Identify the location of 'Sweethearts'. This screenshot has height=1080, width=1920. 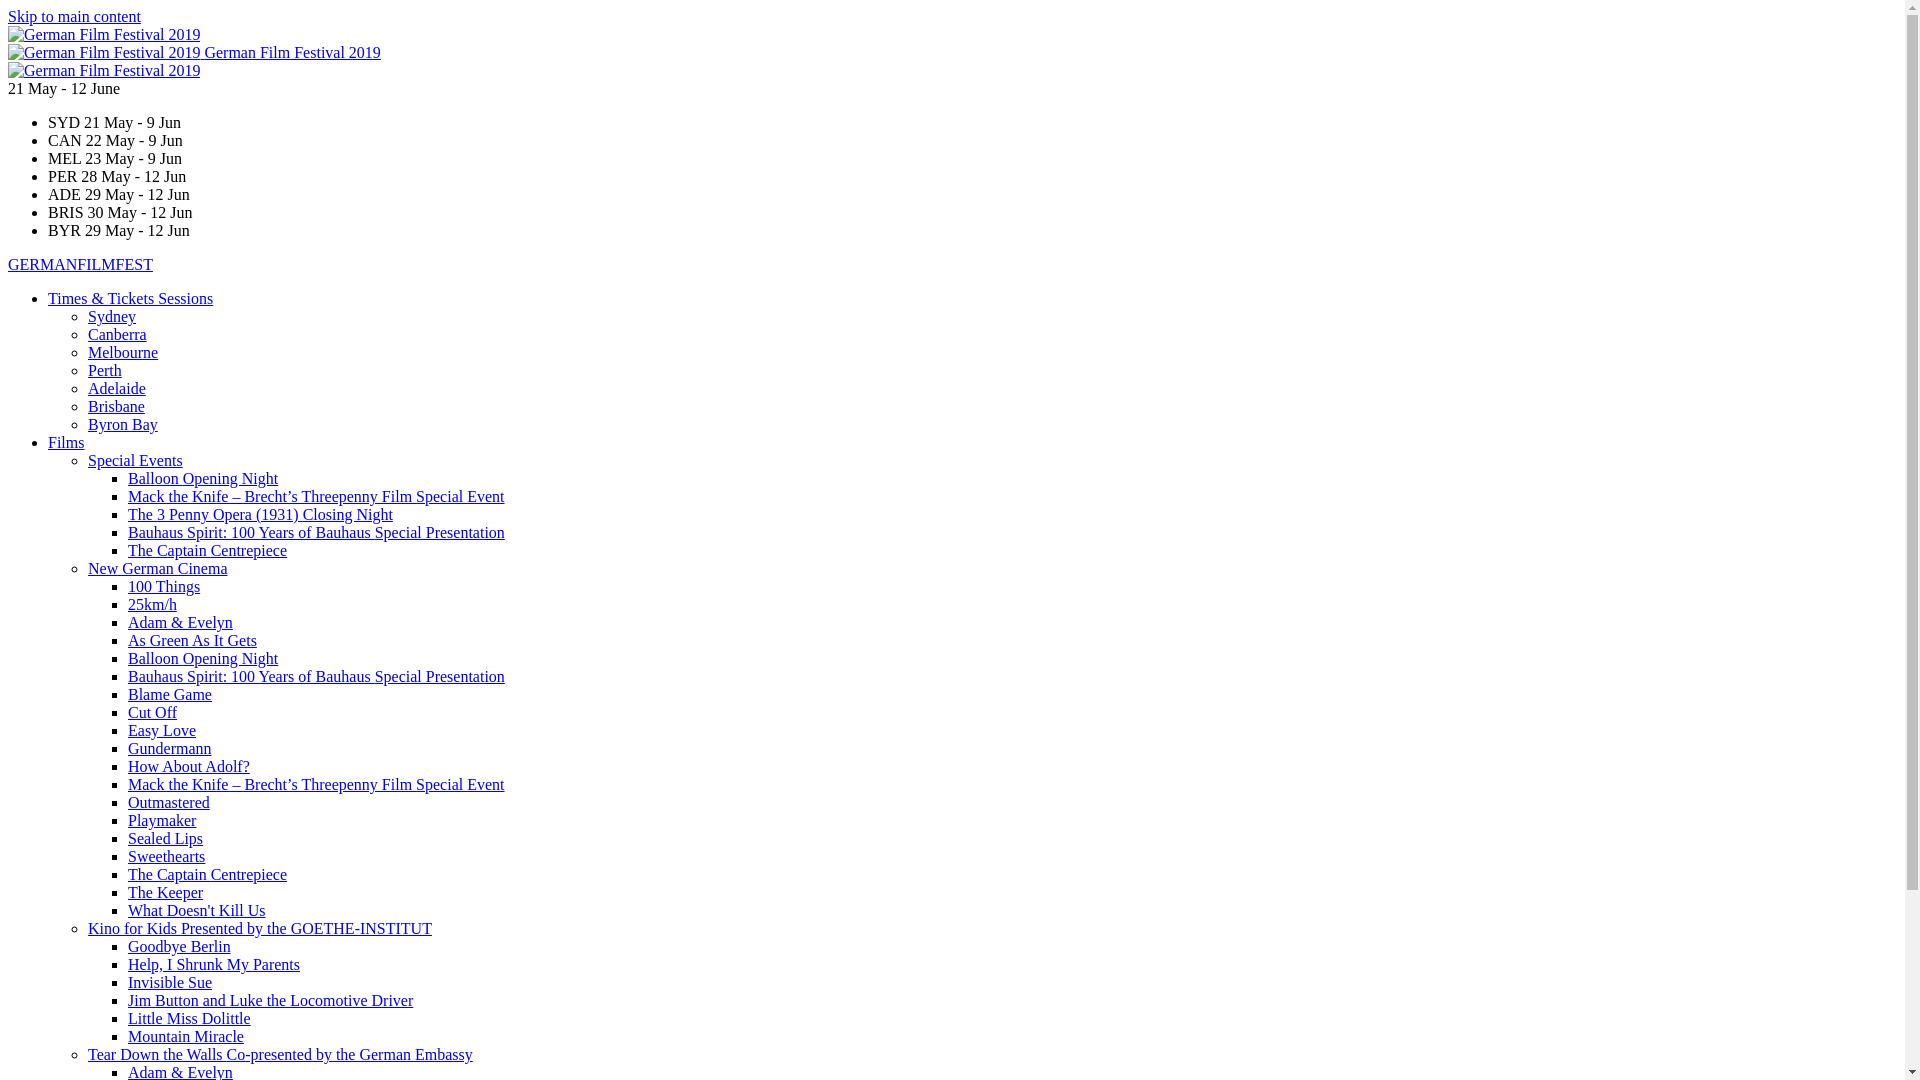
(166, 855).